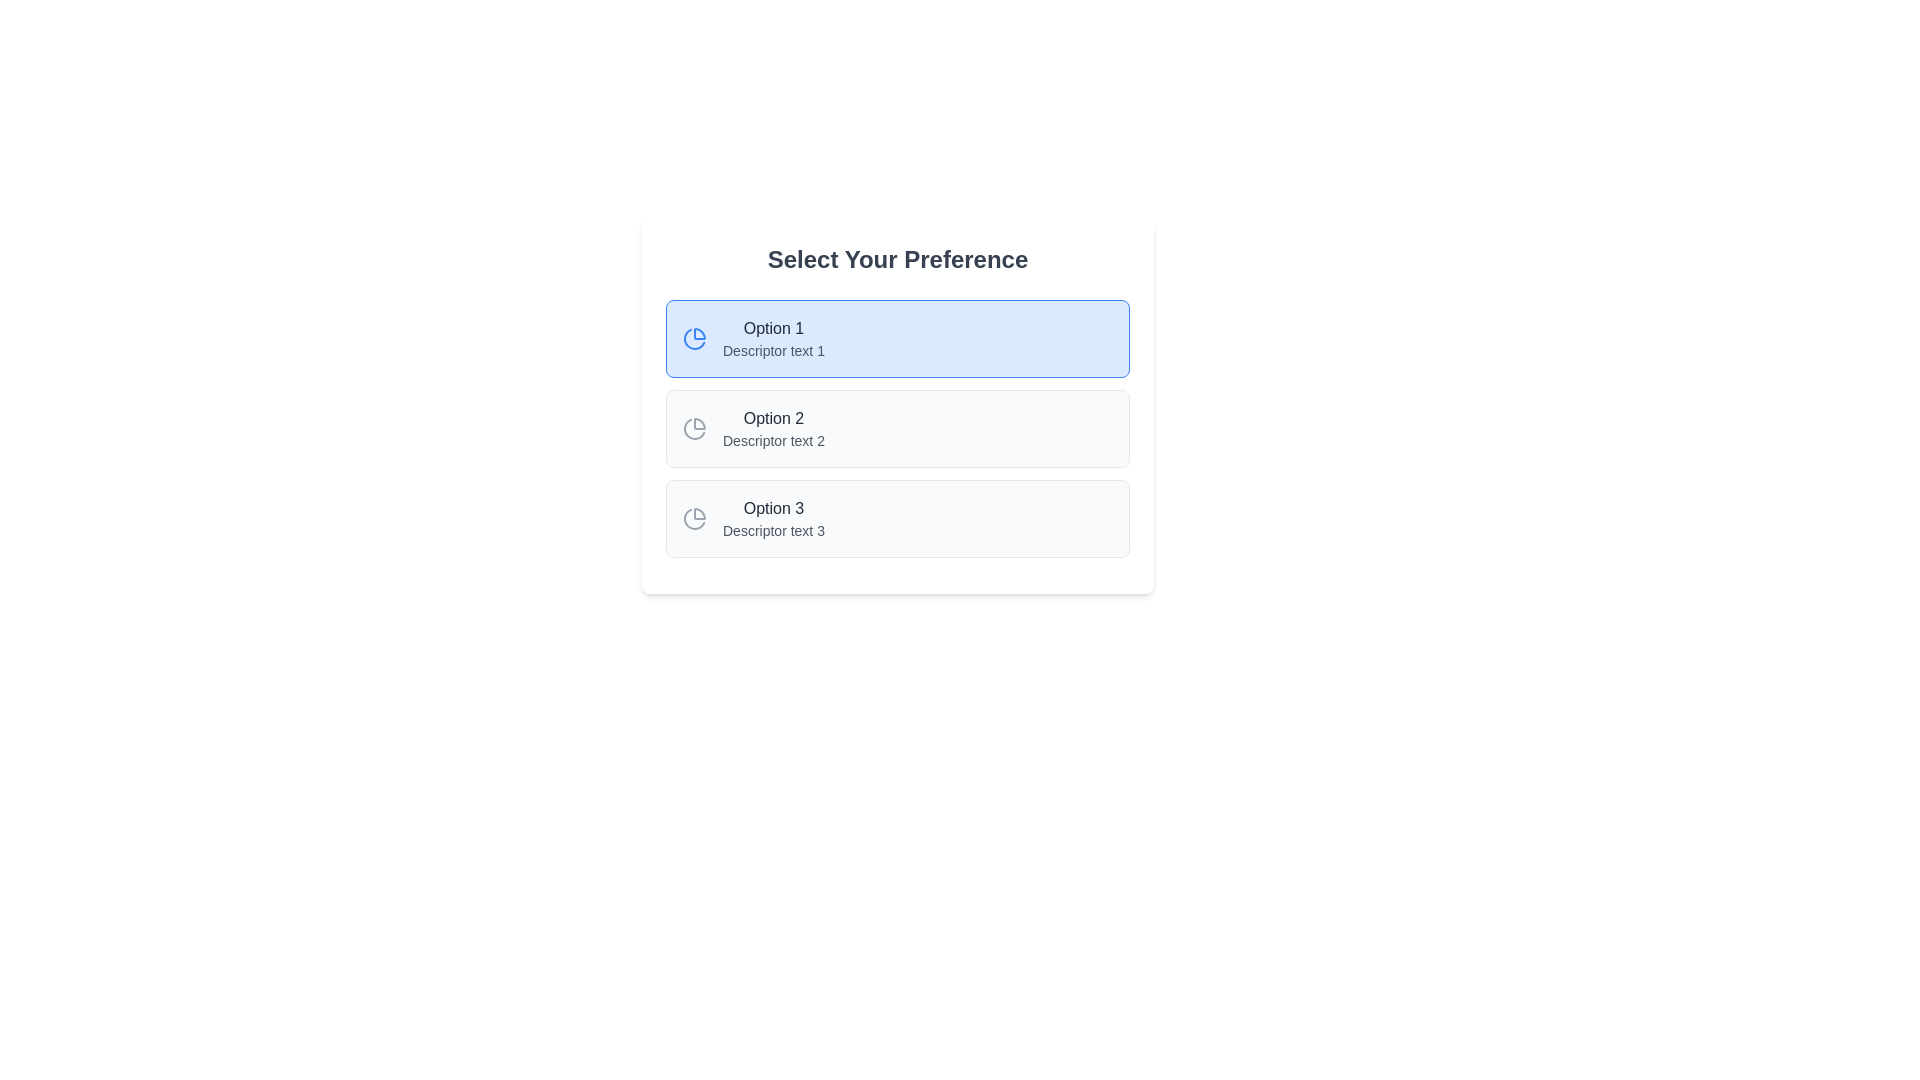  Describe the element at coordinates (896, 427) in the screenshot. I see `the radio button option labeled 'Option 2'` at that location.